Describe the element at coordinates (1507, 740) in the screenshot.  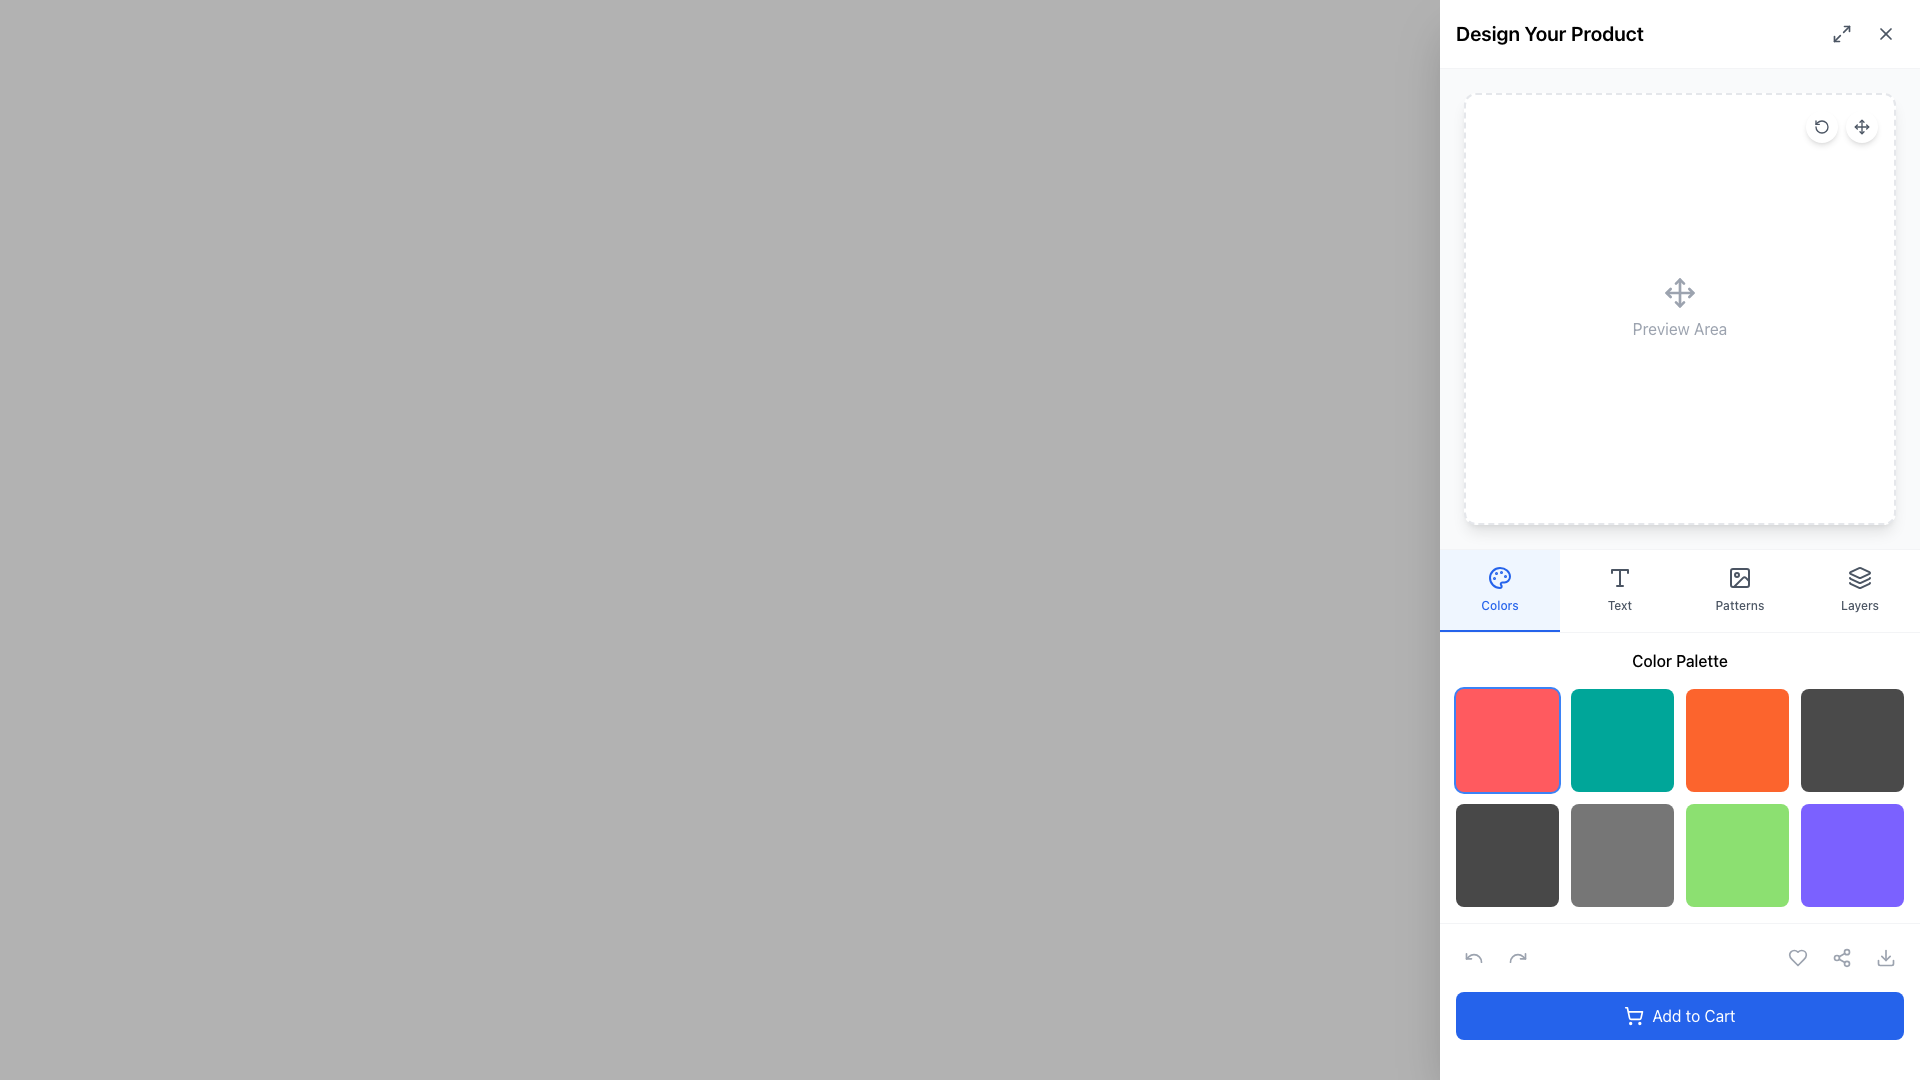
I see `the first selectable color swatch in the top-left of the color palette grid` at that location.